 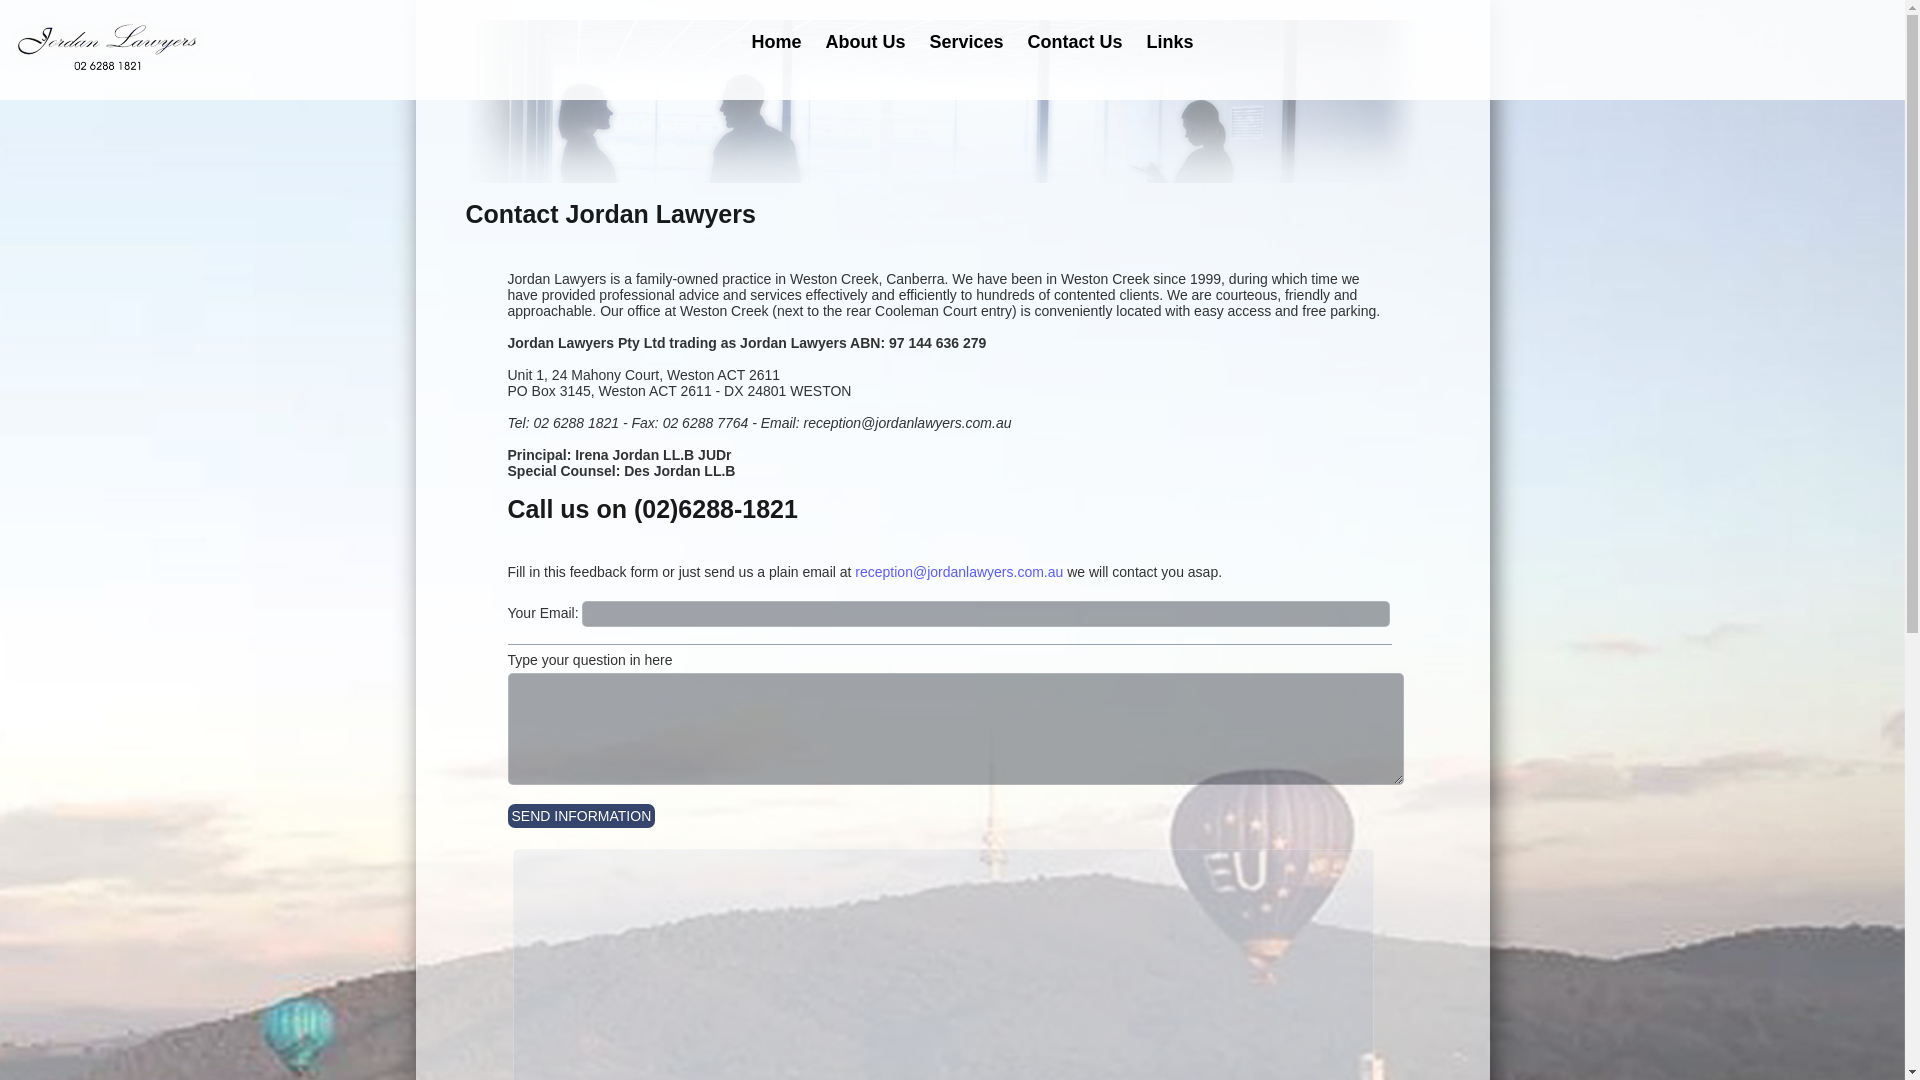 What do you see at coordinates (864, 42) in the screenshot?
I see `'About Us'` at bounding box center [864, 42].